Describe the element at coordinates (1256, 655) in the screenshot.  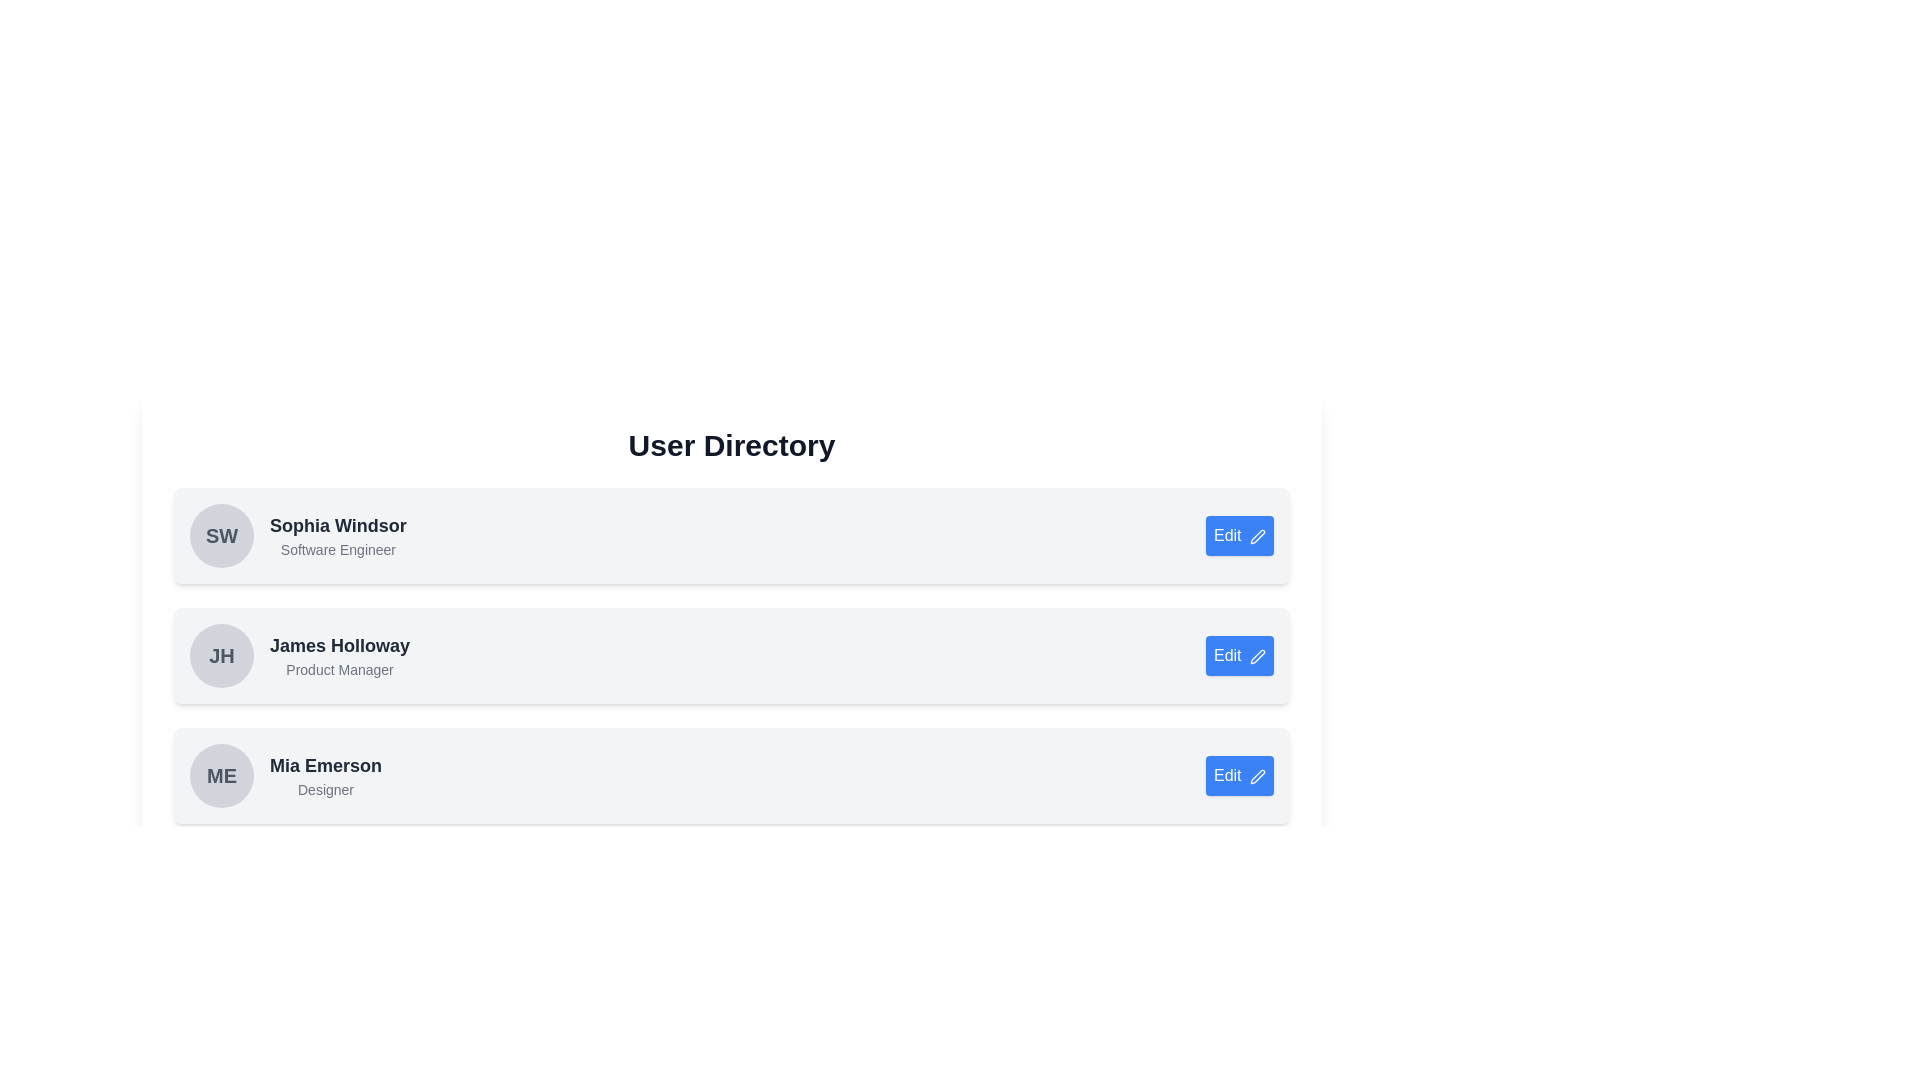
I see `the pen icon located within the blue 'Edit' button on the right side of the second row in the user directory interface` at that location.